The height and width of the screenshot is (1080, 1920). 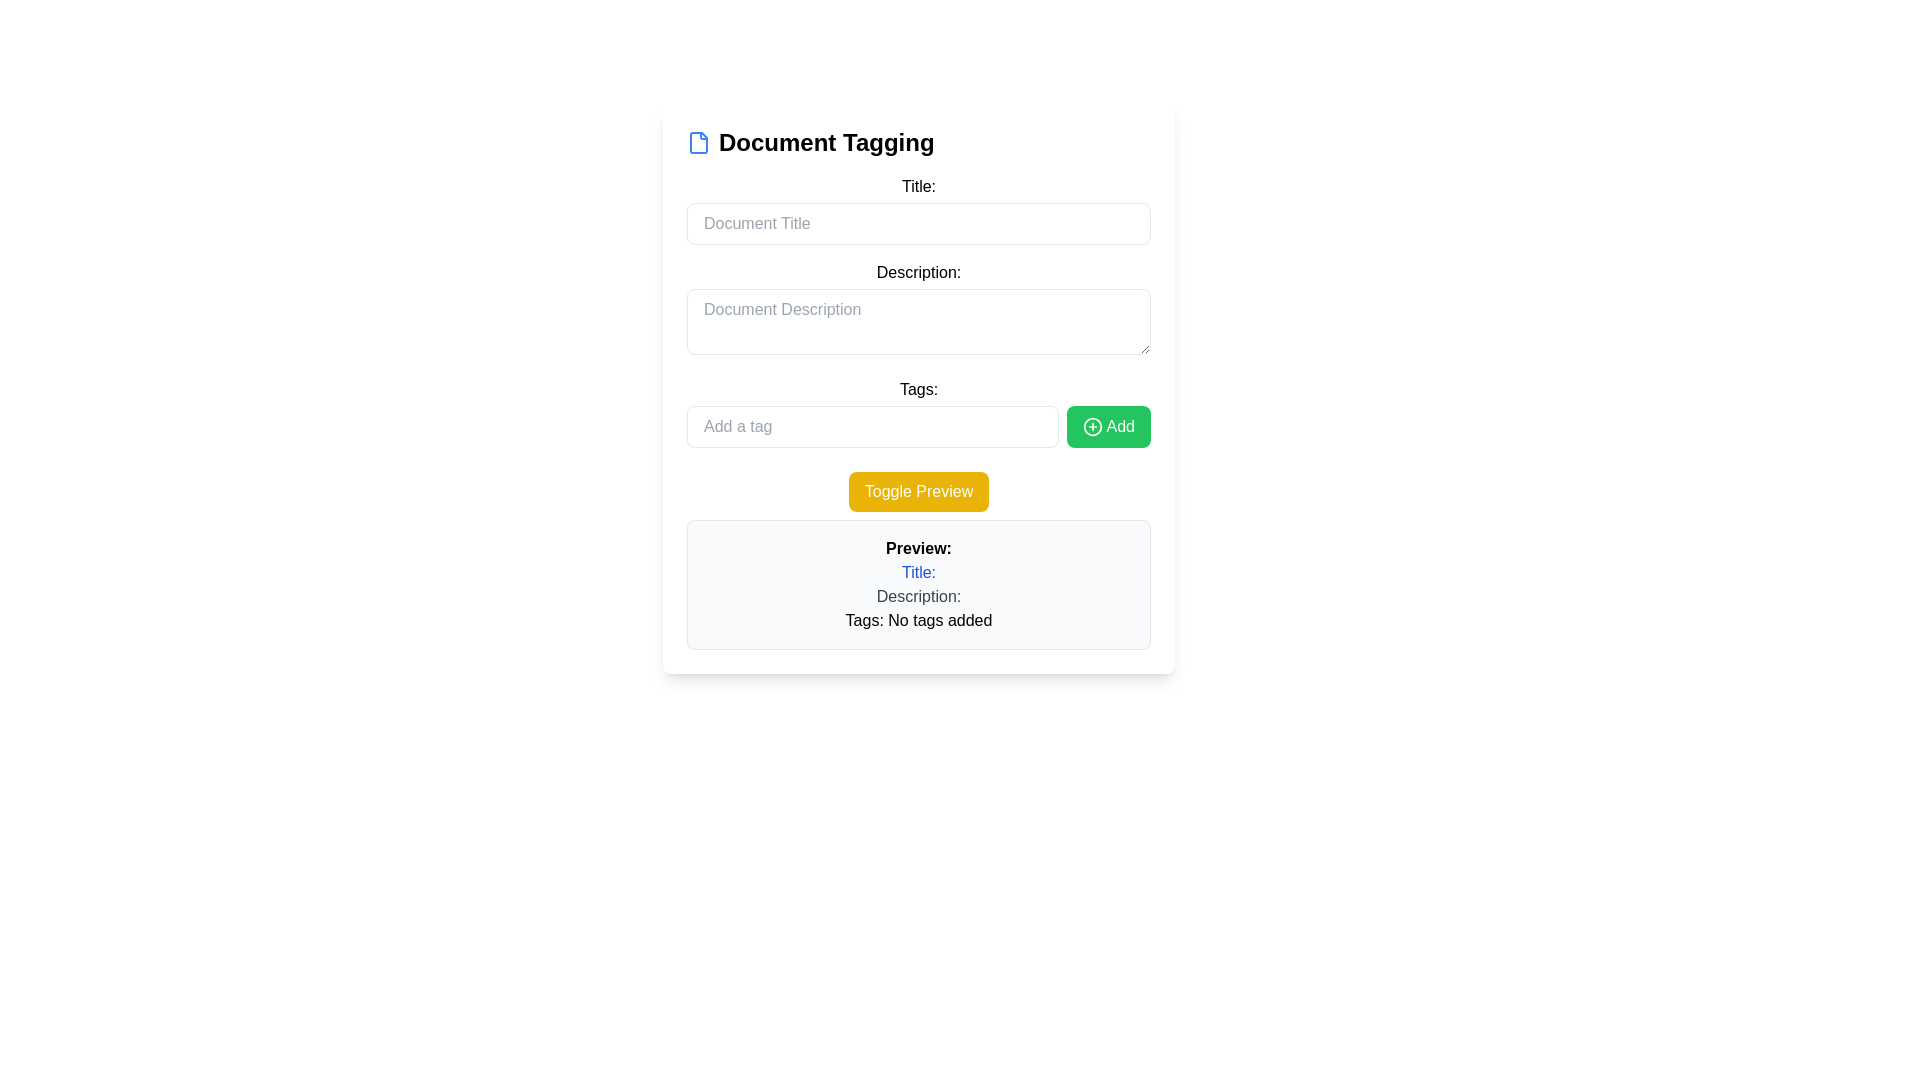 I want to click on the text label displaying 'Title:' which is positioned at the top of the form and centrally located above the 'Document Title' input field, so click(x=917, y=186).